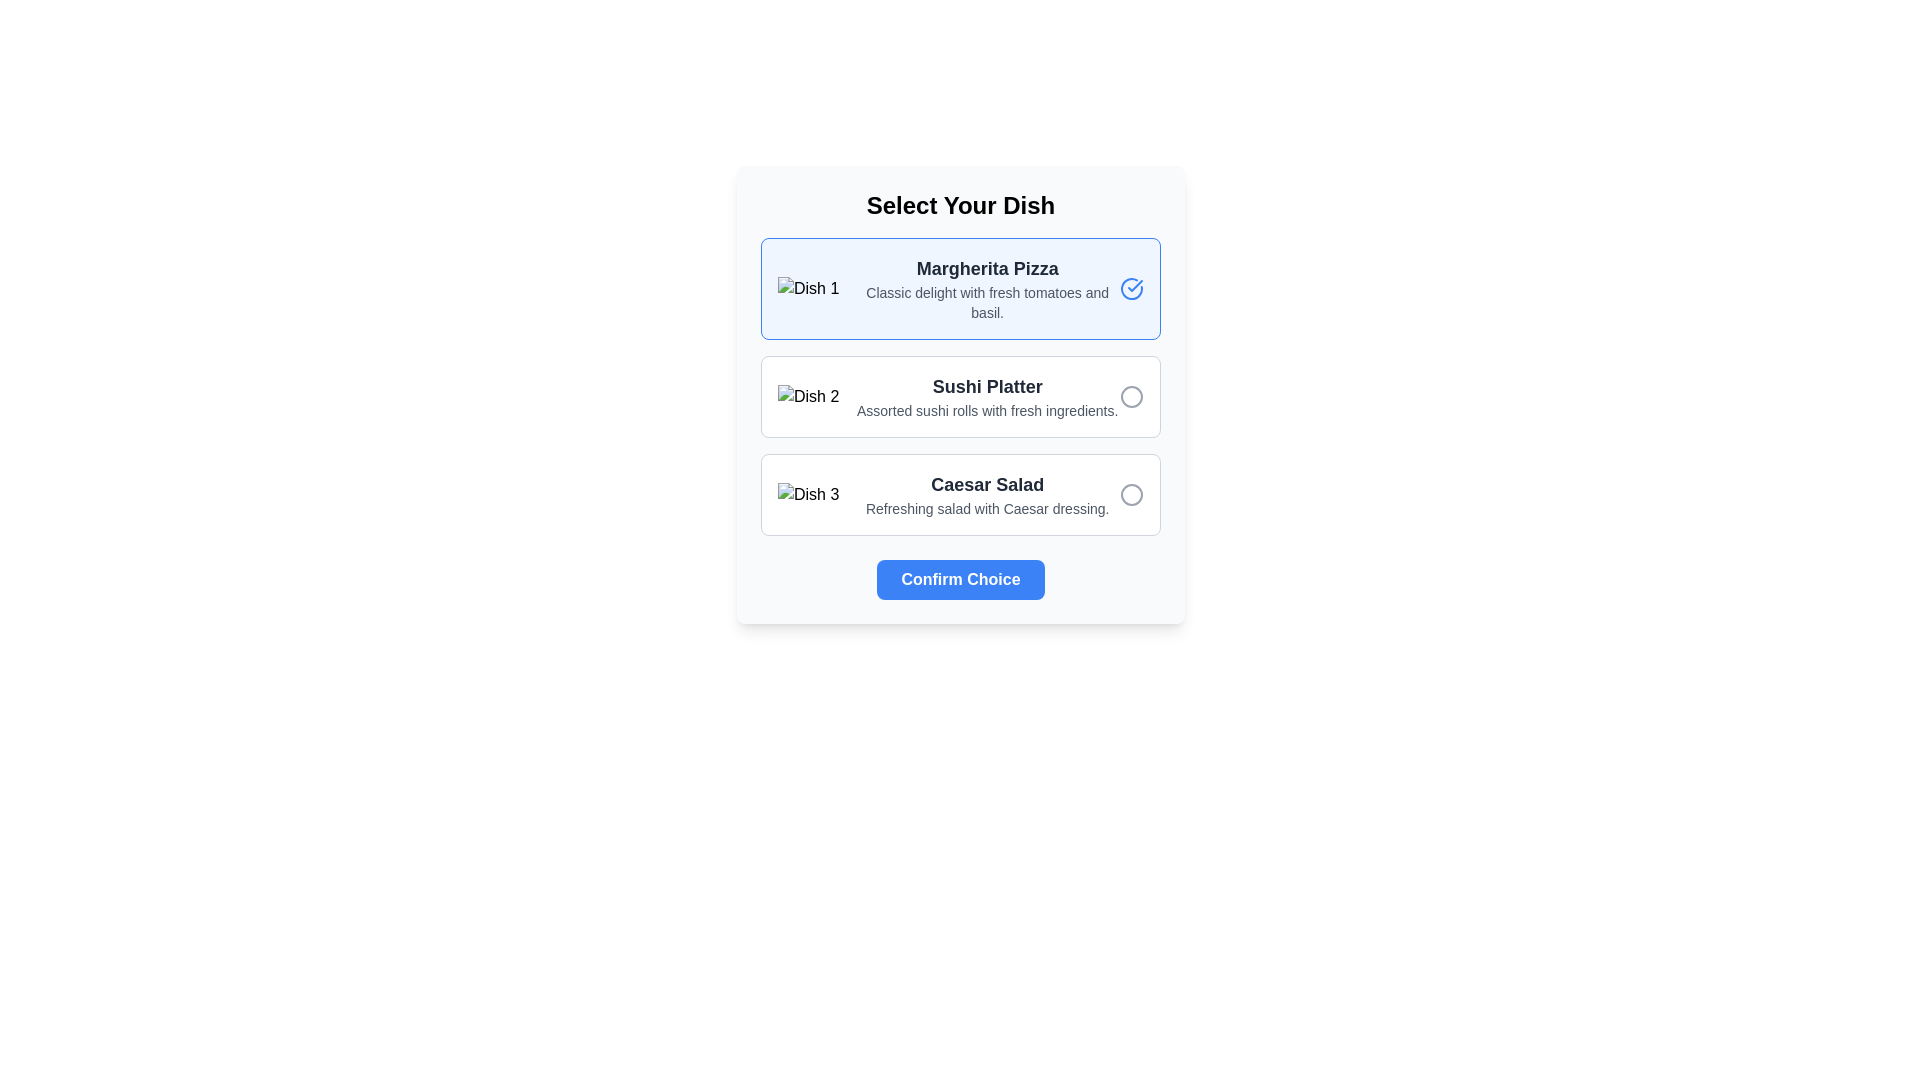 The height and width of the screenshot is (1080, 1920). I want to click on the confirmation button located at the bottom center of the dish selection menu to finalize the user's choice, so click(960, 579).